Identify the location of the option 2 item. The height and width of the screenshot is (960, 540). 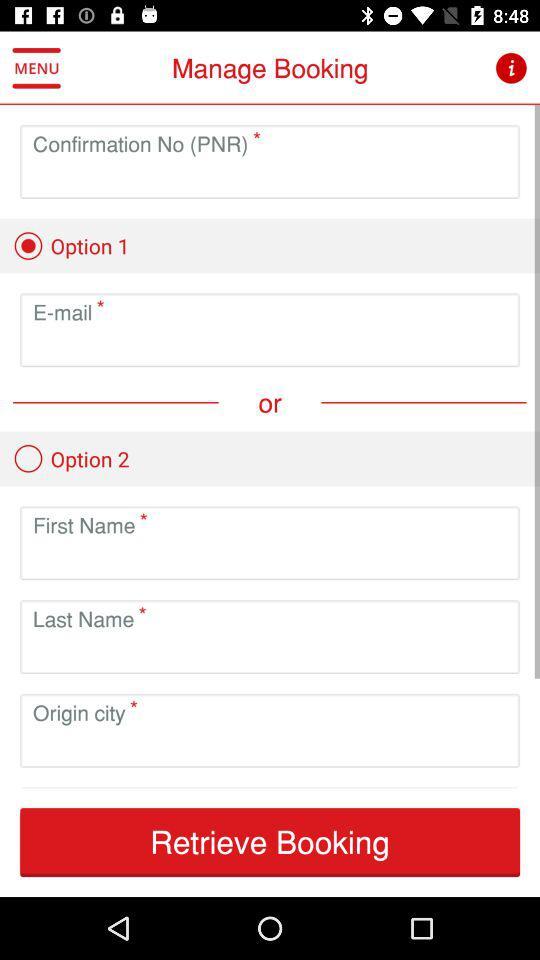
(70, 458).